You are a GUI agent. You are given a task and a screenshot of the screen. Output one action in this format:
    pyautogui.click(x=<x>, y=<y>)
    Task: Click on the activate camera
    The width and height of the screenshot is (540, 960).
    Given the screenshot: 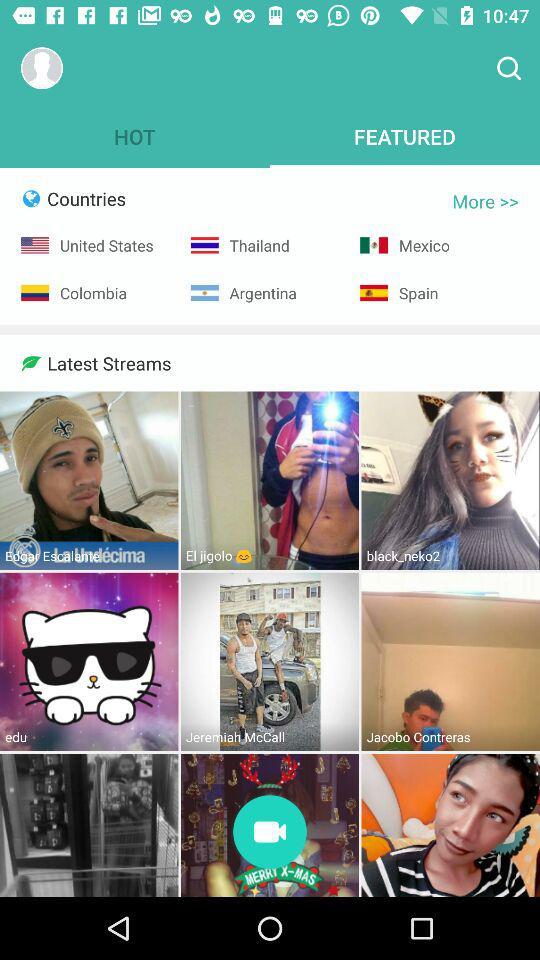 What is the action you would take?
    pyautogui.click(x=270, y=833)
    